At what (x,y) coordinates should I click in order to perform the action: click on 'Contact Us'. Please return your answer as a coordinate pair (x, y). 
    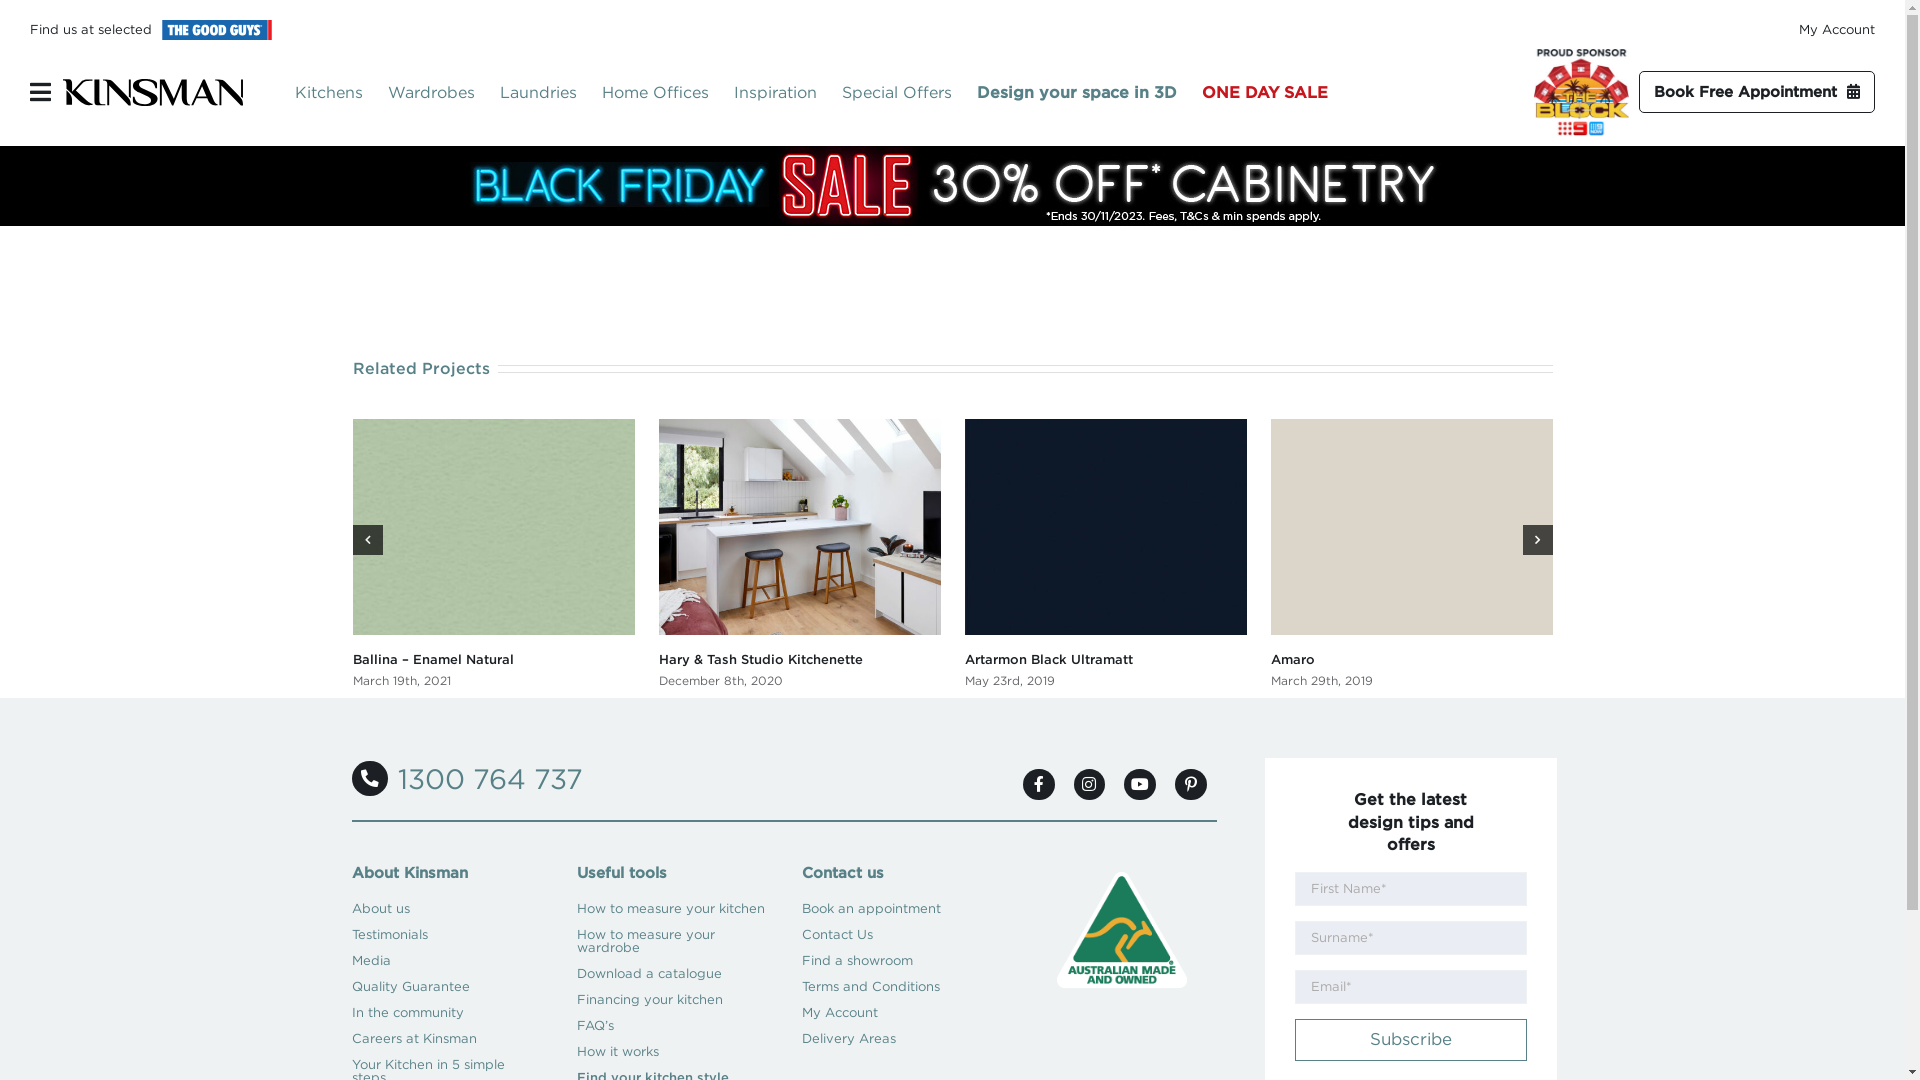
    Looking at the image, I should click on (801, 934).